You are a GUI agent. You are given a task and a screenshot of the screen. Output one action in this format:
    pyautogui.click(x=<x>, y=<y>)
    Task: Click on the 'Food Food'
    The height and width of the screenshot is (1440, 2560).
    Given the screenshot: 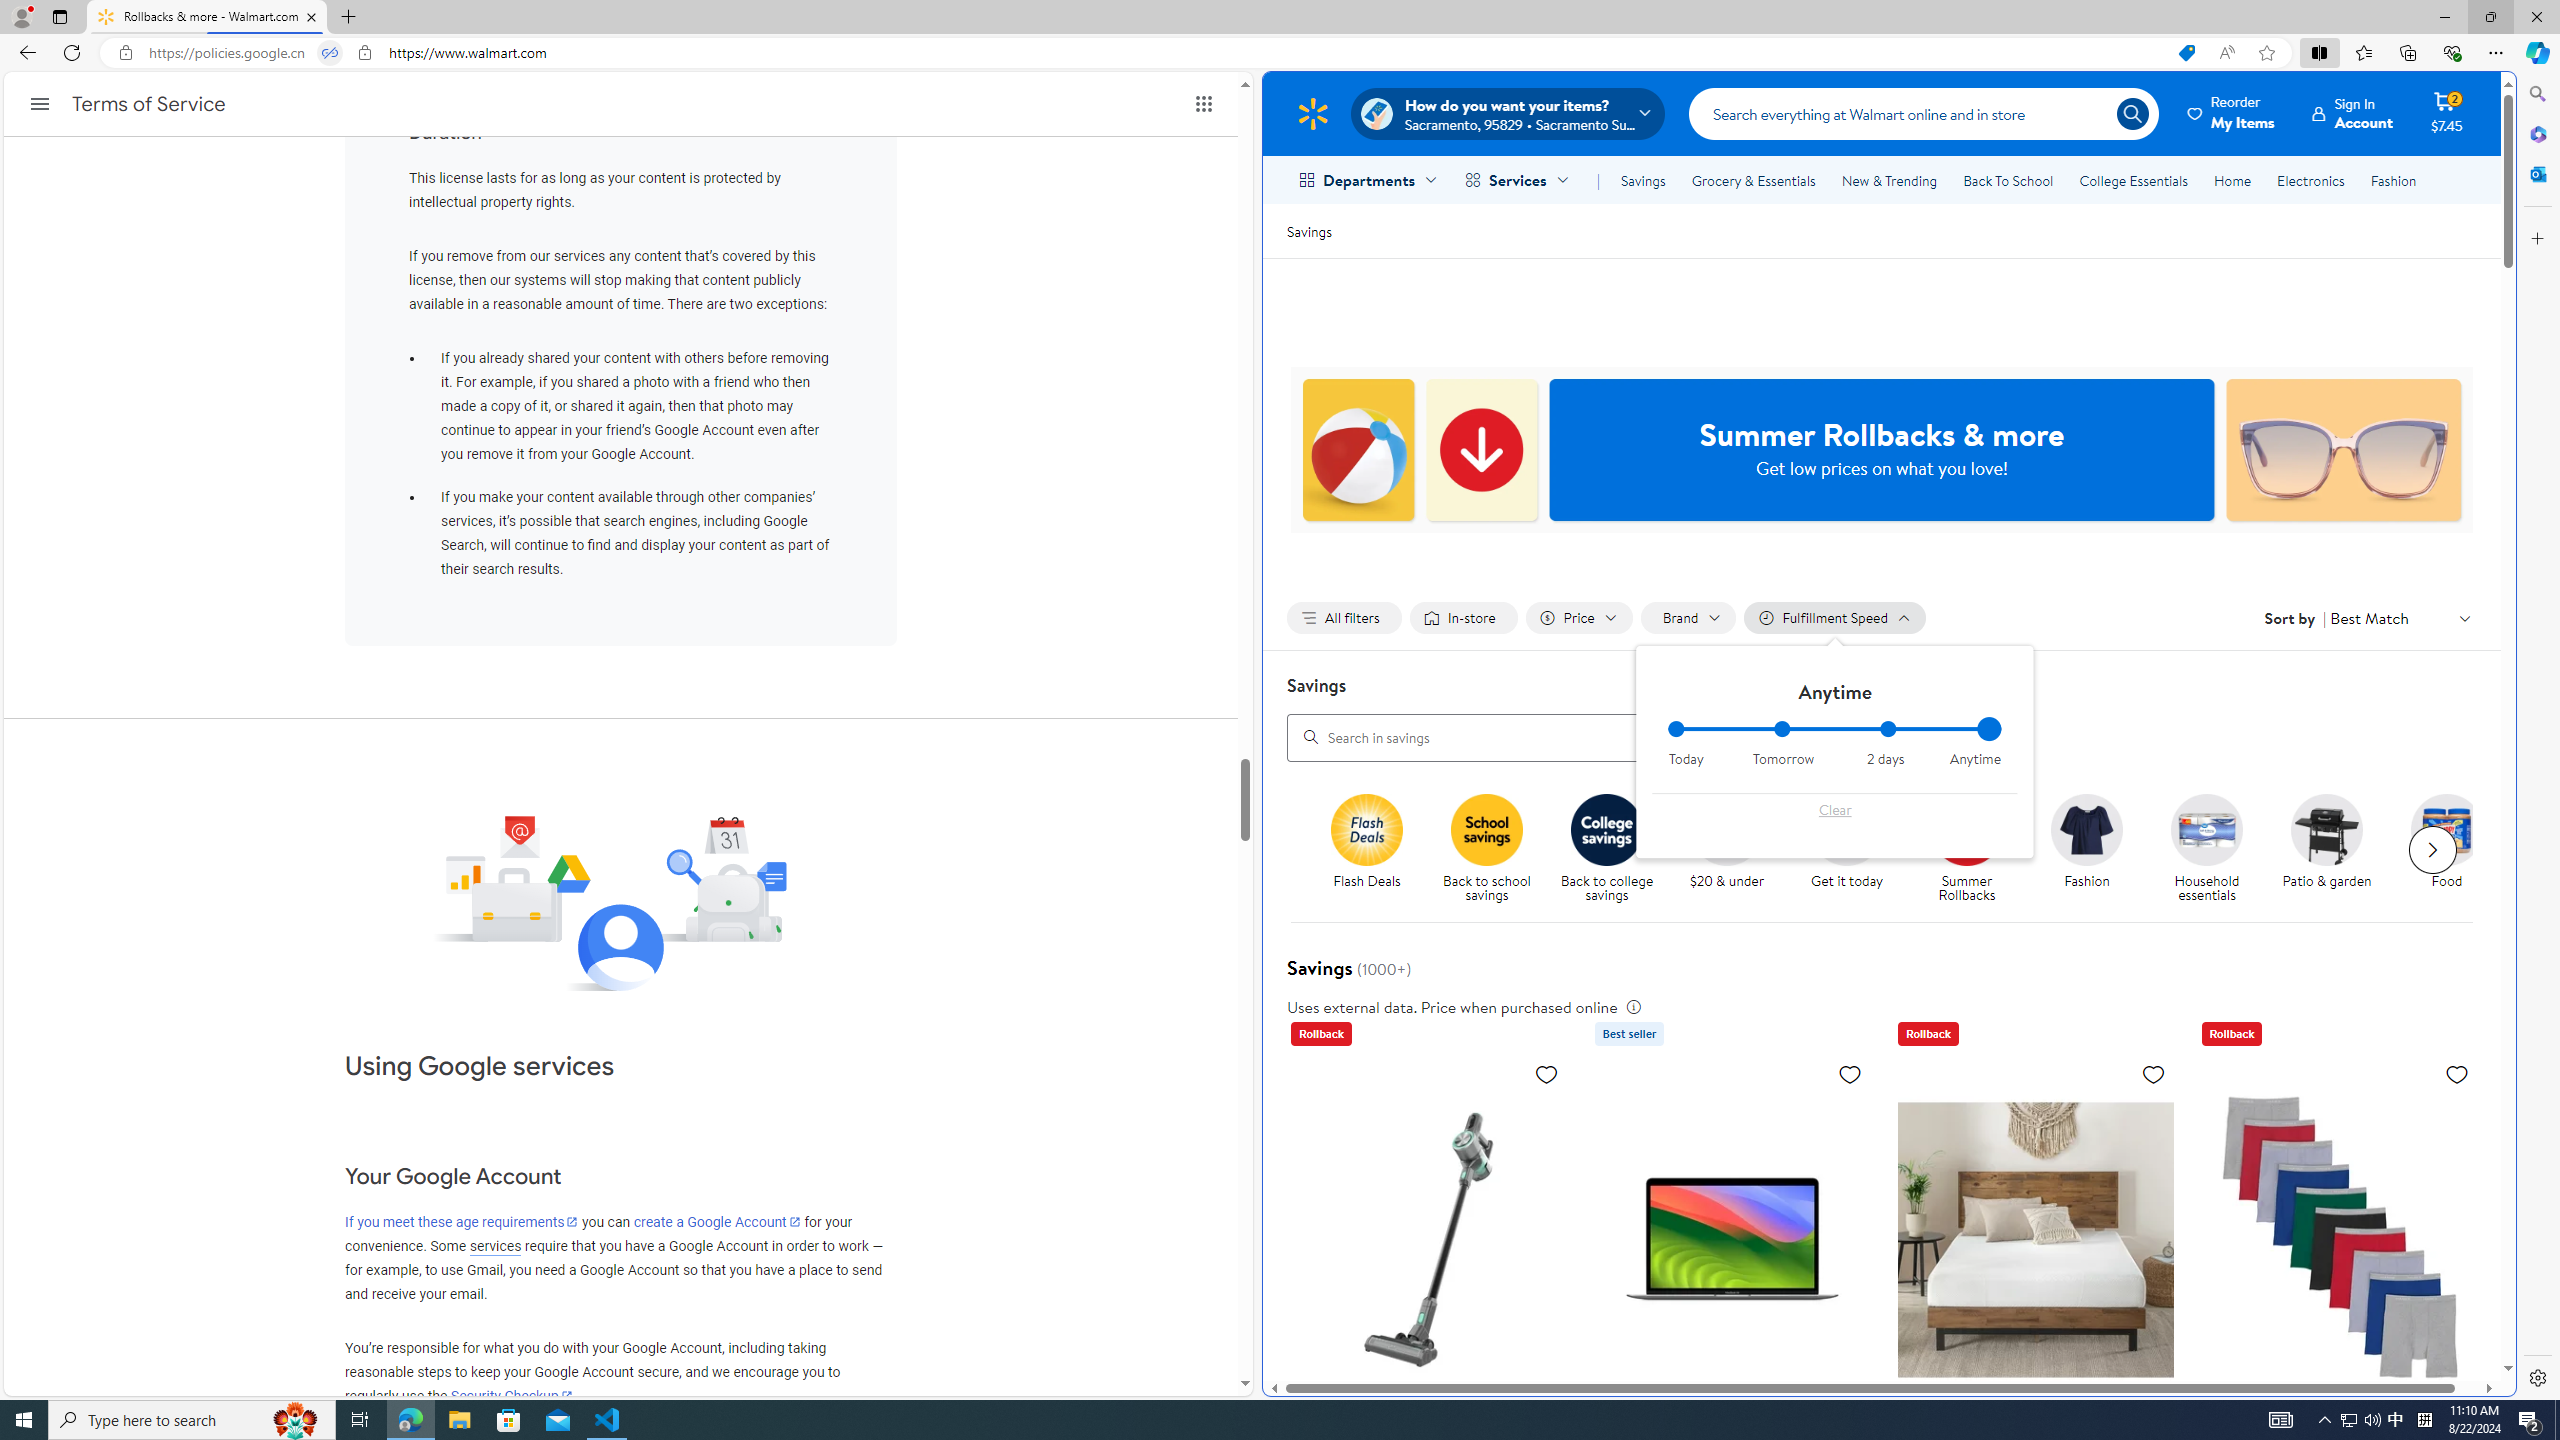 What is the action you would take?
    pyautogui.click(x=2446, y=842)
    